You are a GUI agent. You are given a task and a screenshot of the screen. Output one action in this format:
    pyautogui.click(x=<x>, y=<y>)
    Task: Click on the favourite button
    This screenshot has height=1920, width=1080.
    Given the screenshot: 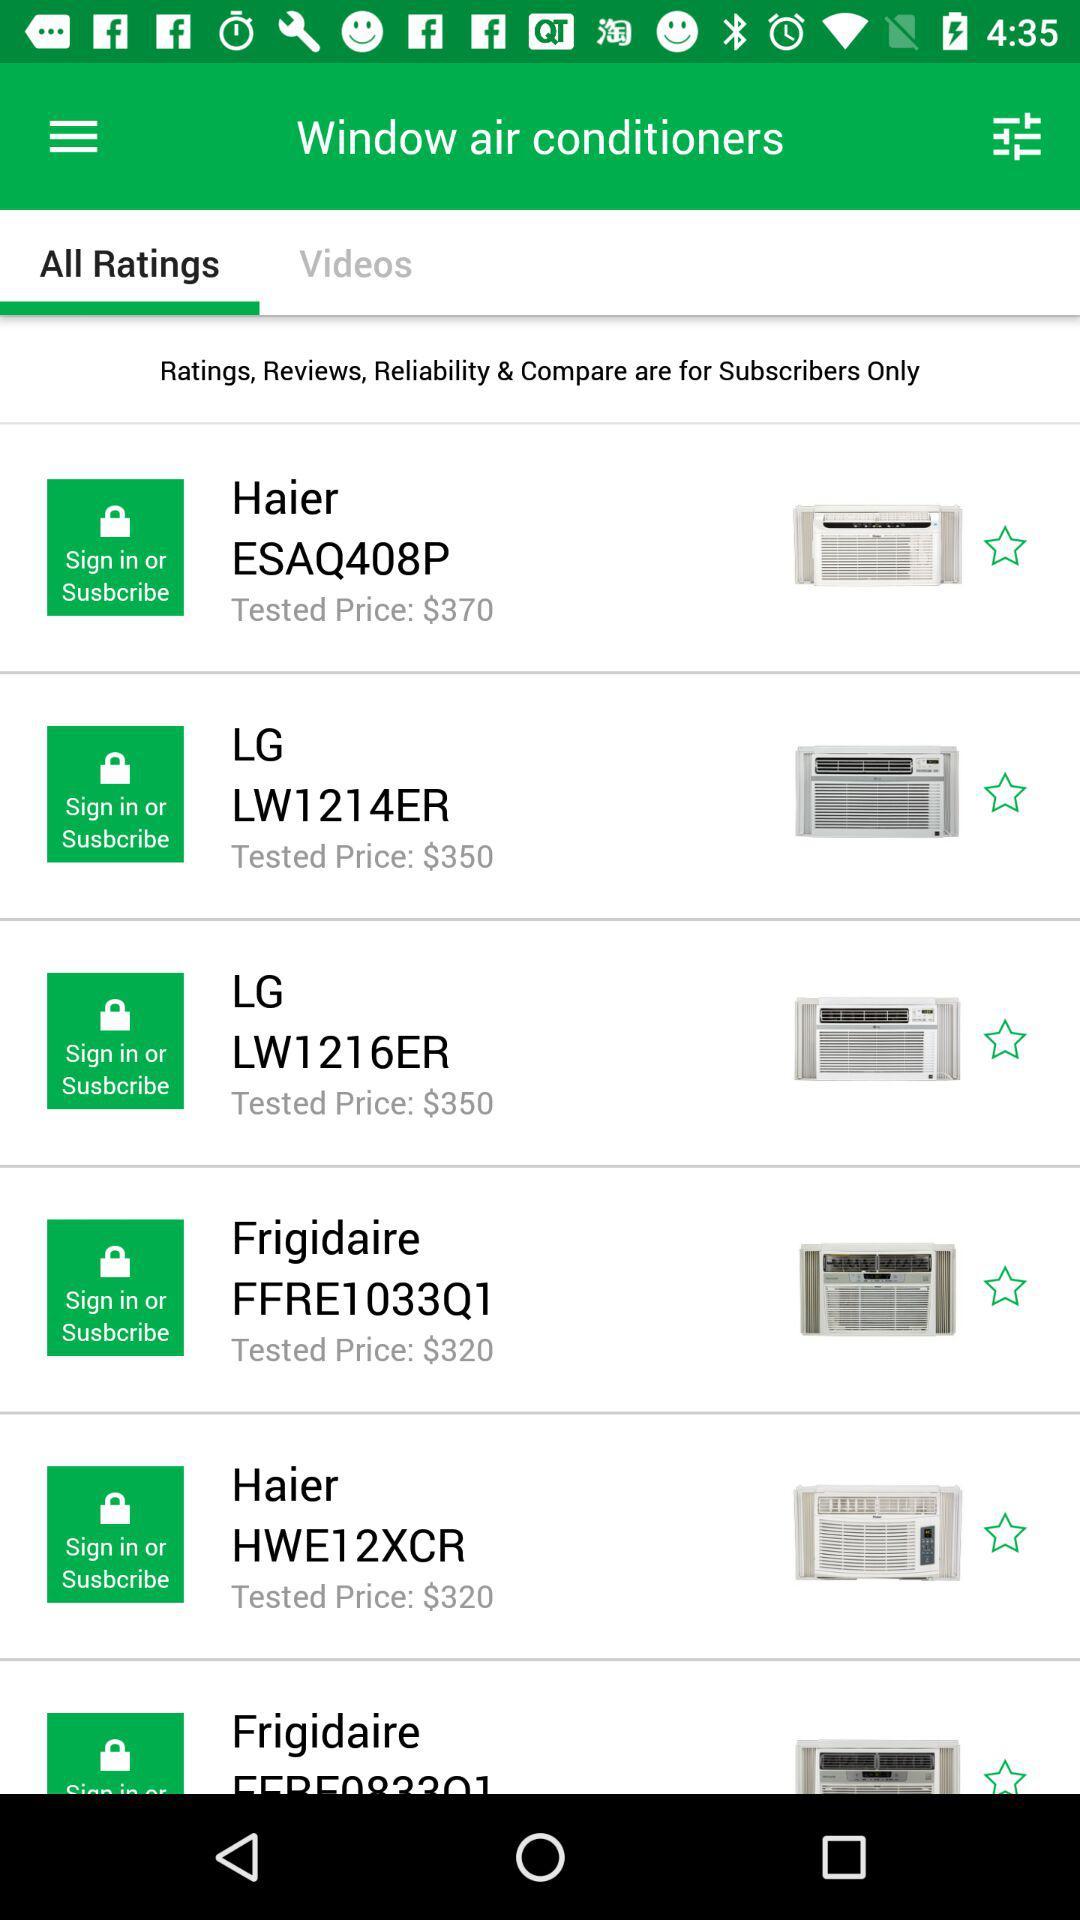 What is the action you would take?
    pyautogui.click(x=1027, y=1288)
    